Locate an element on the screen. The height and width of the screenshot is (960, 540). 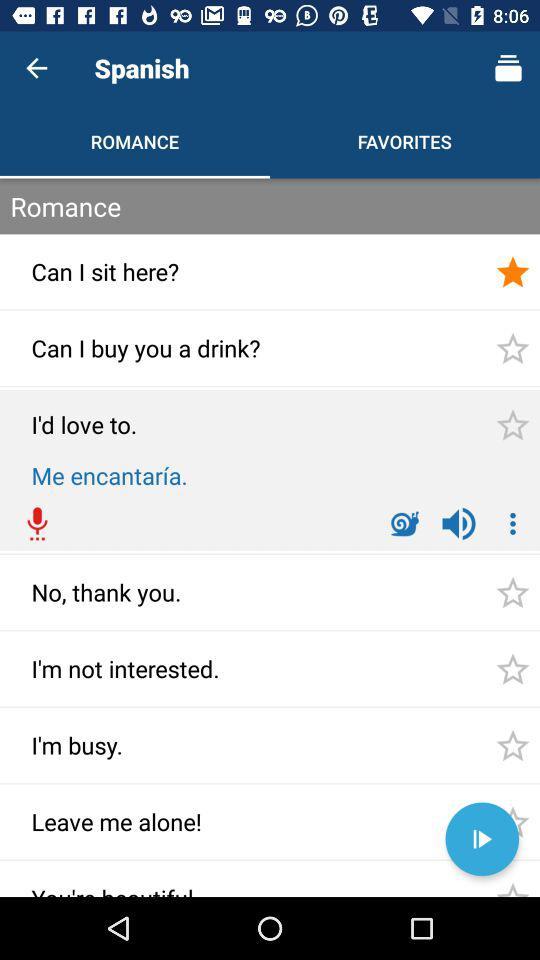
the play icon is located at coordinates (481, 839).